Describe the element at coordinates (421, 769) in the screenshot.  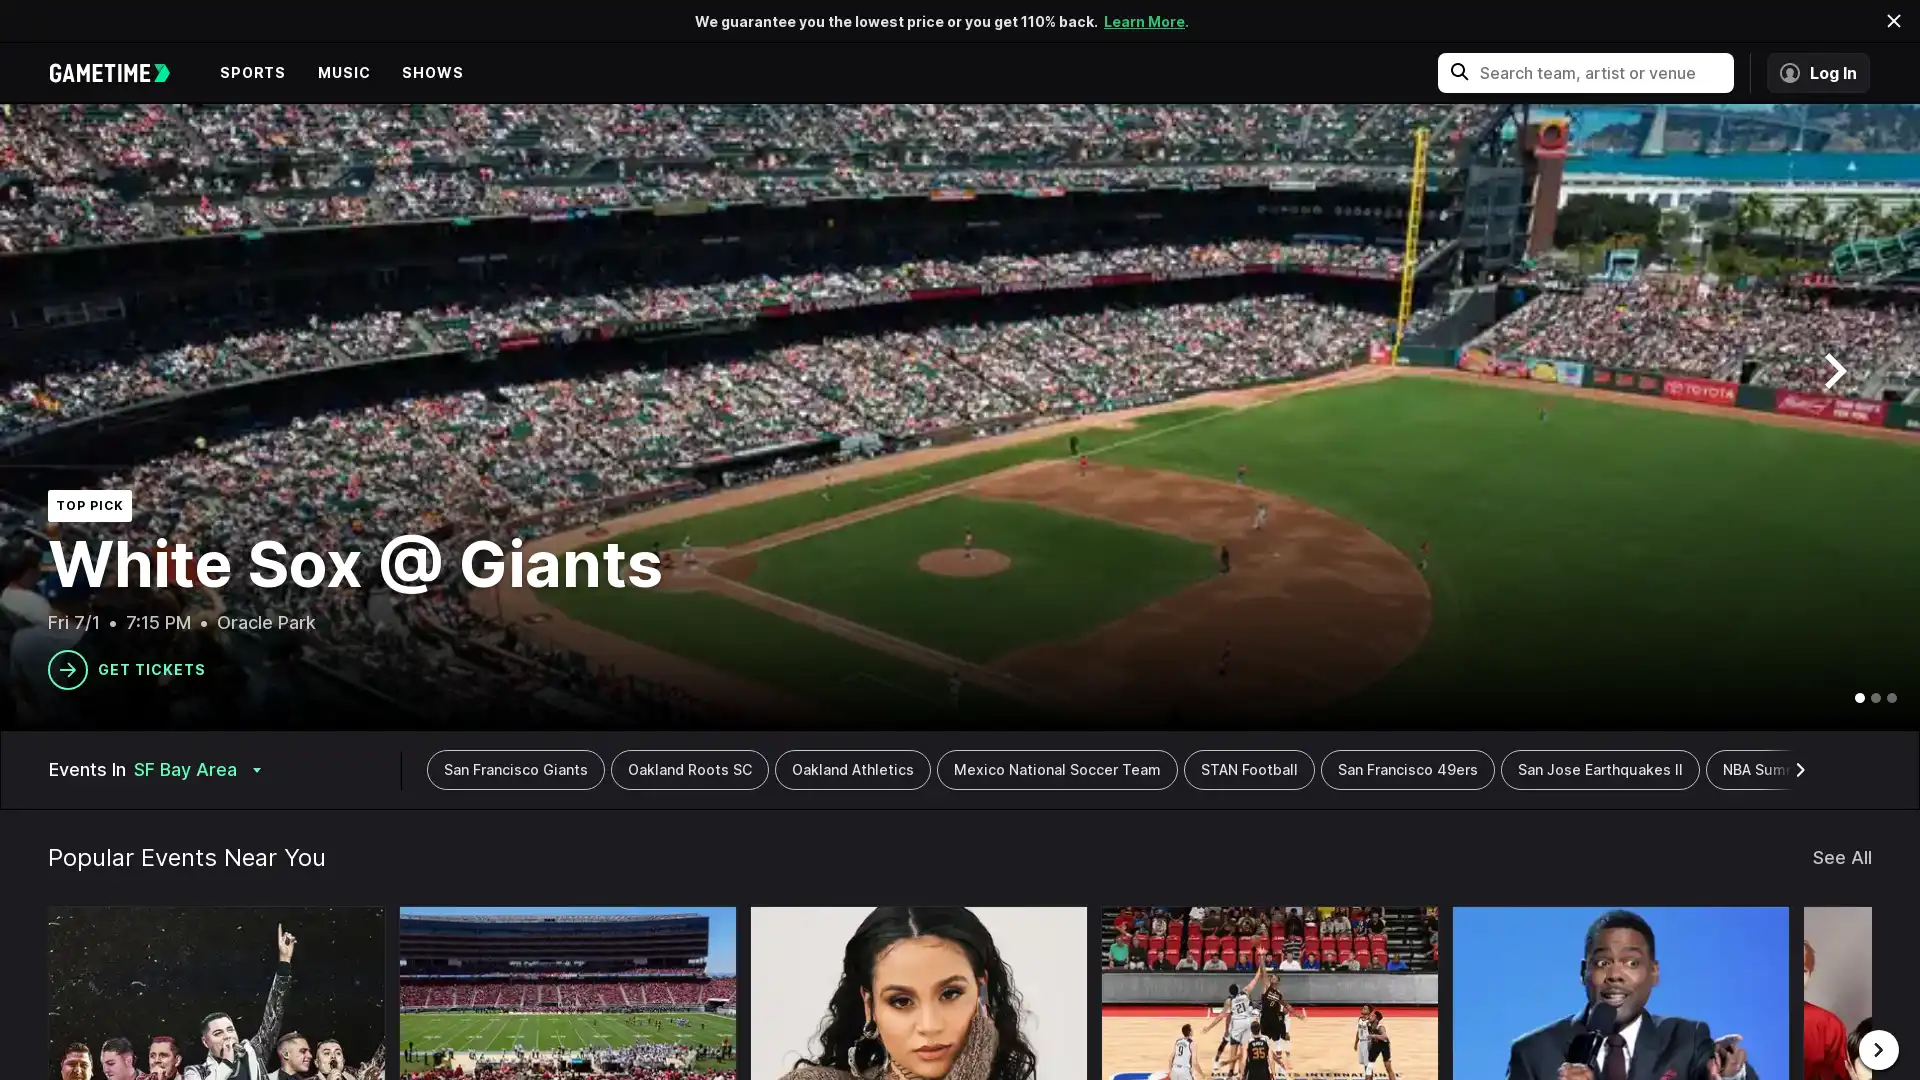
I see `Show more` at that location.